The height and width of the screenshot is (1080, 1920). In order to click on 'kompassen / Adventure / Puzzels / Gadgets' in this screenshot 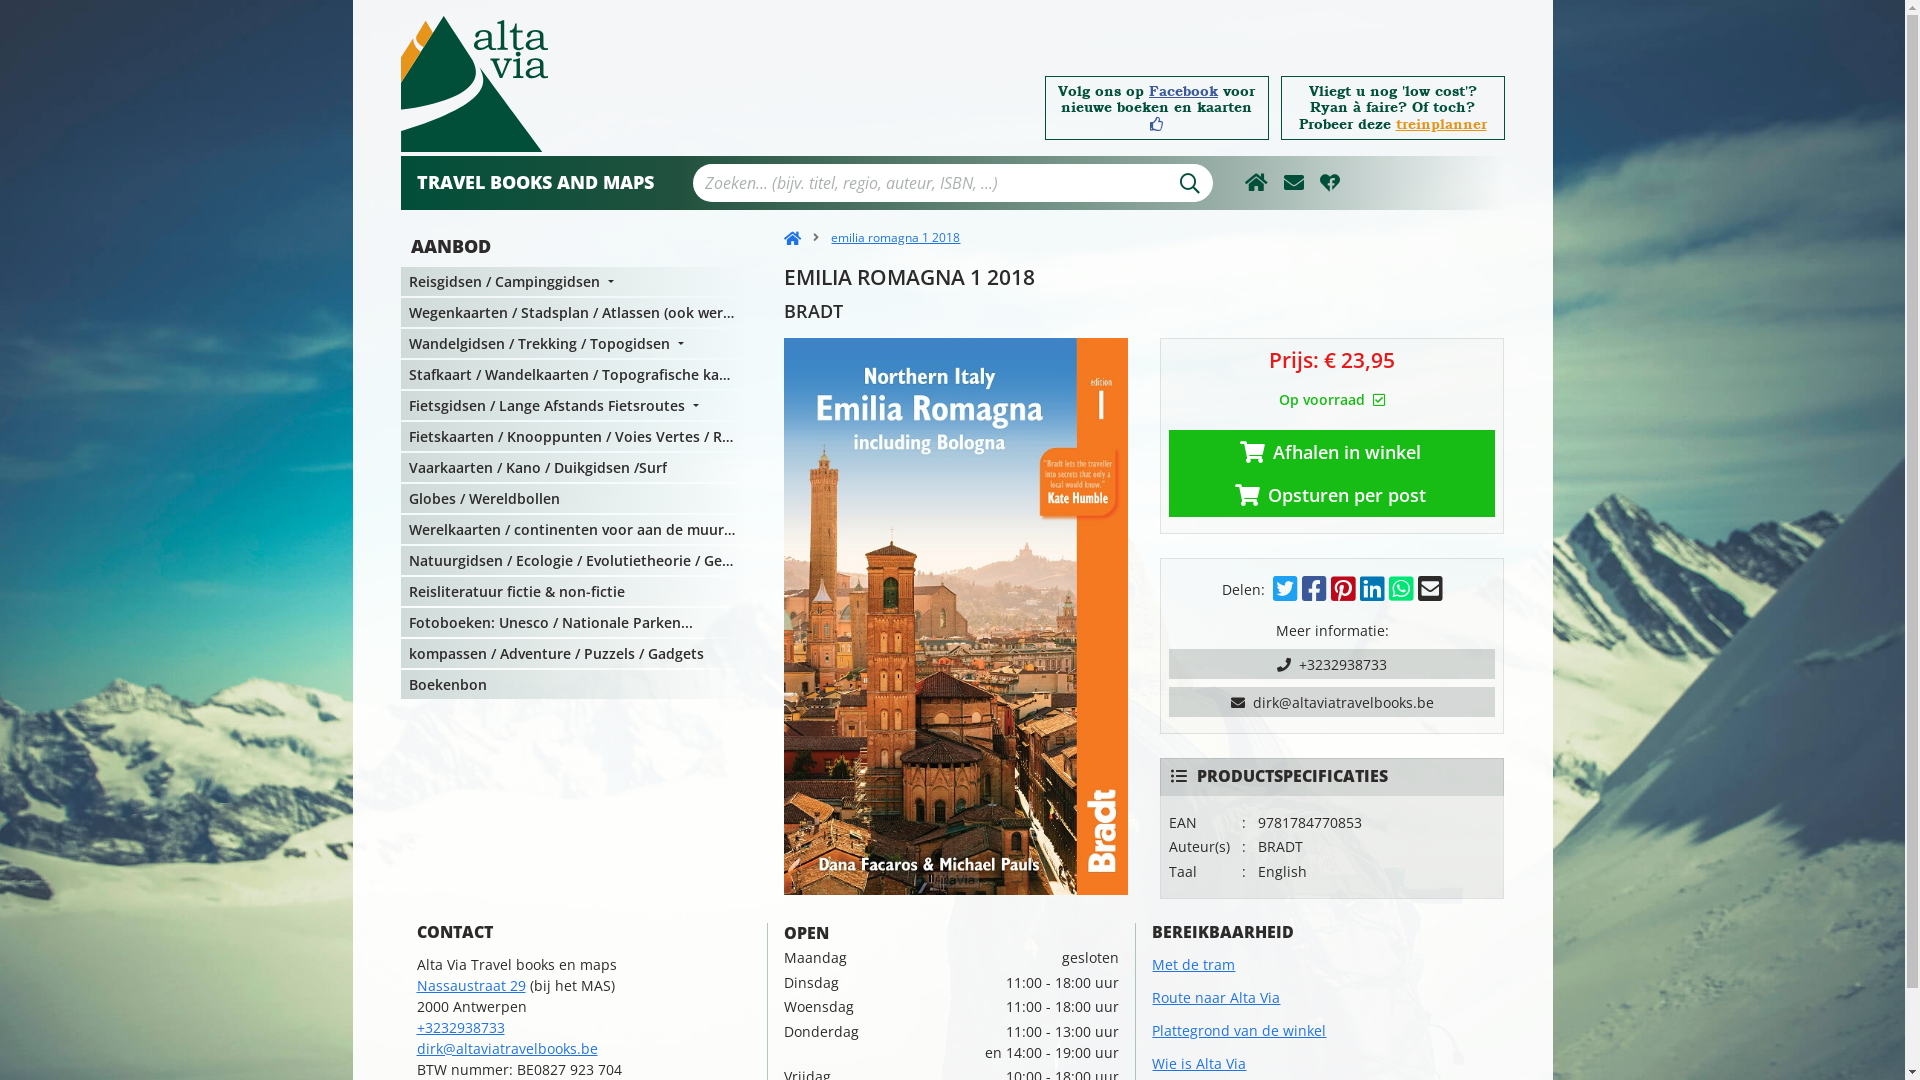, I will do `click(575, 653)`.